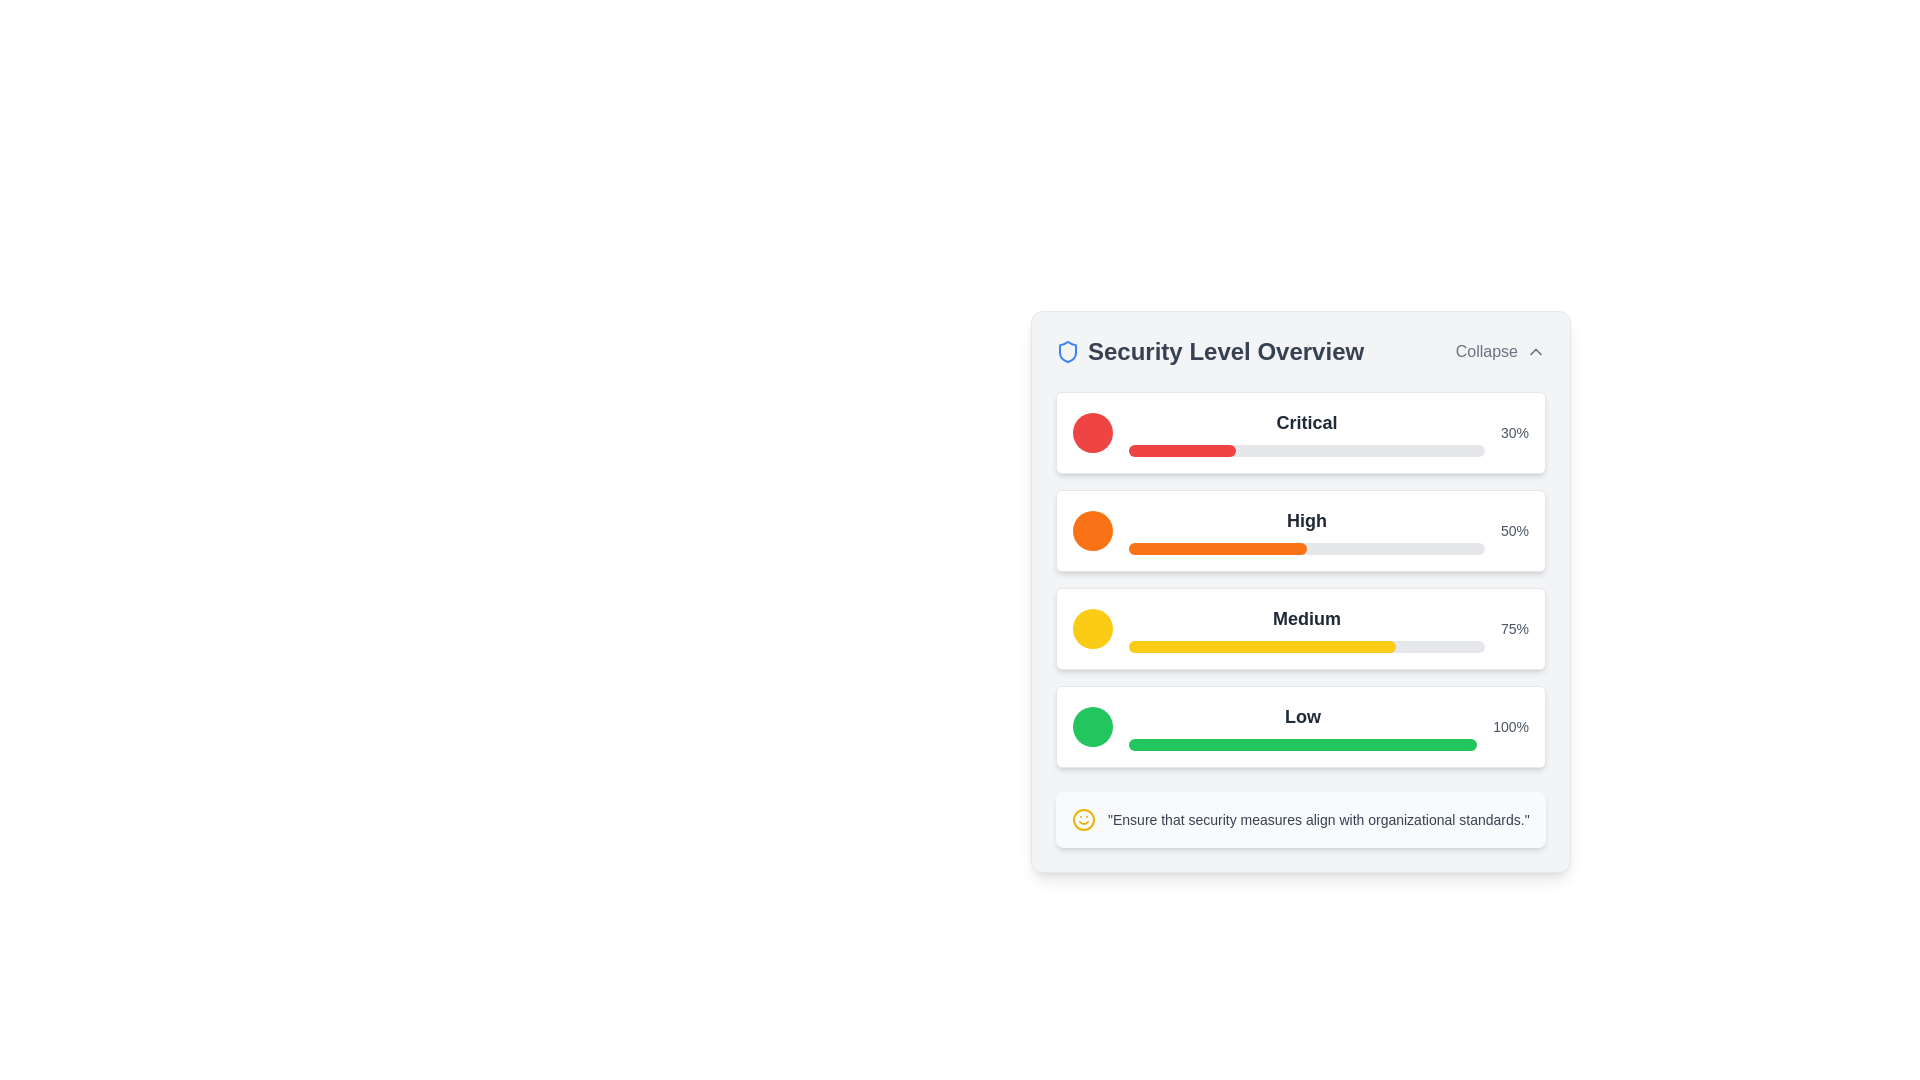 This screenshot has height=1080, width=1920. Describe the element at coordinates (1092, 627) in the screenshot. I see `the Circular status indicator that represents the "Medium" level within the security overview` at that location.